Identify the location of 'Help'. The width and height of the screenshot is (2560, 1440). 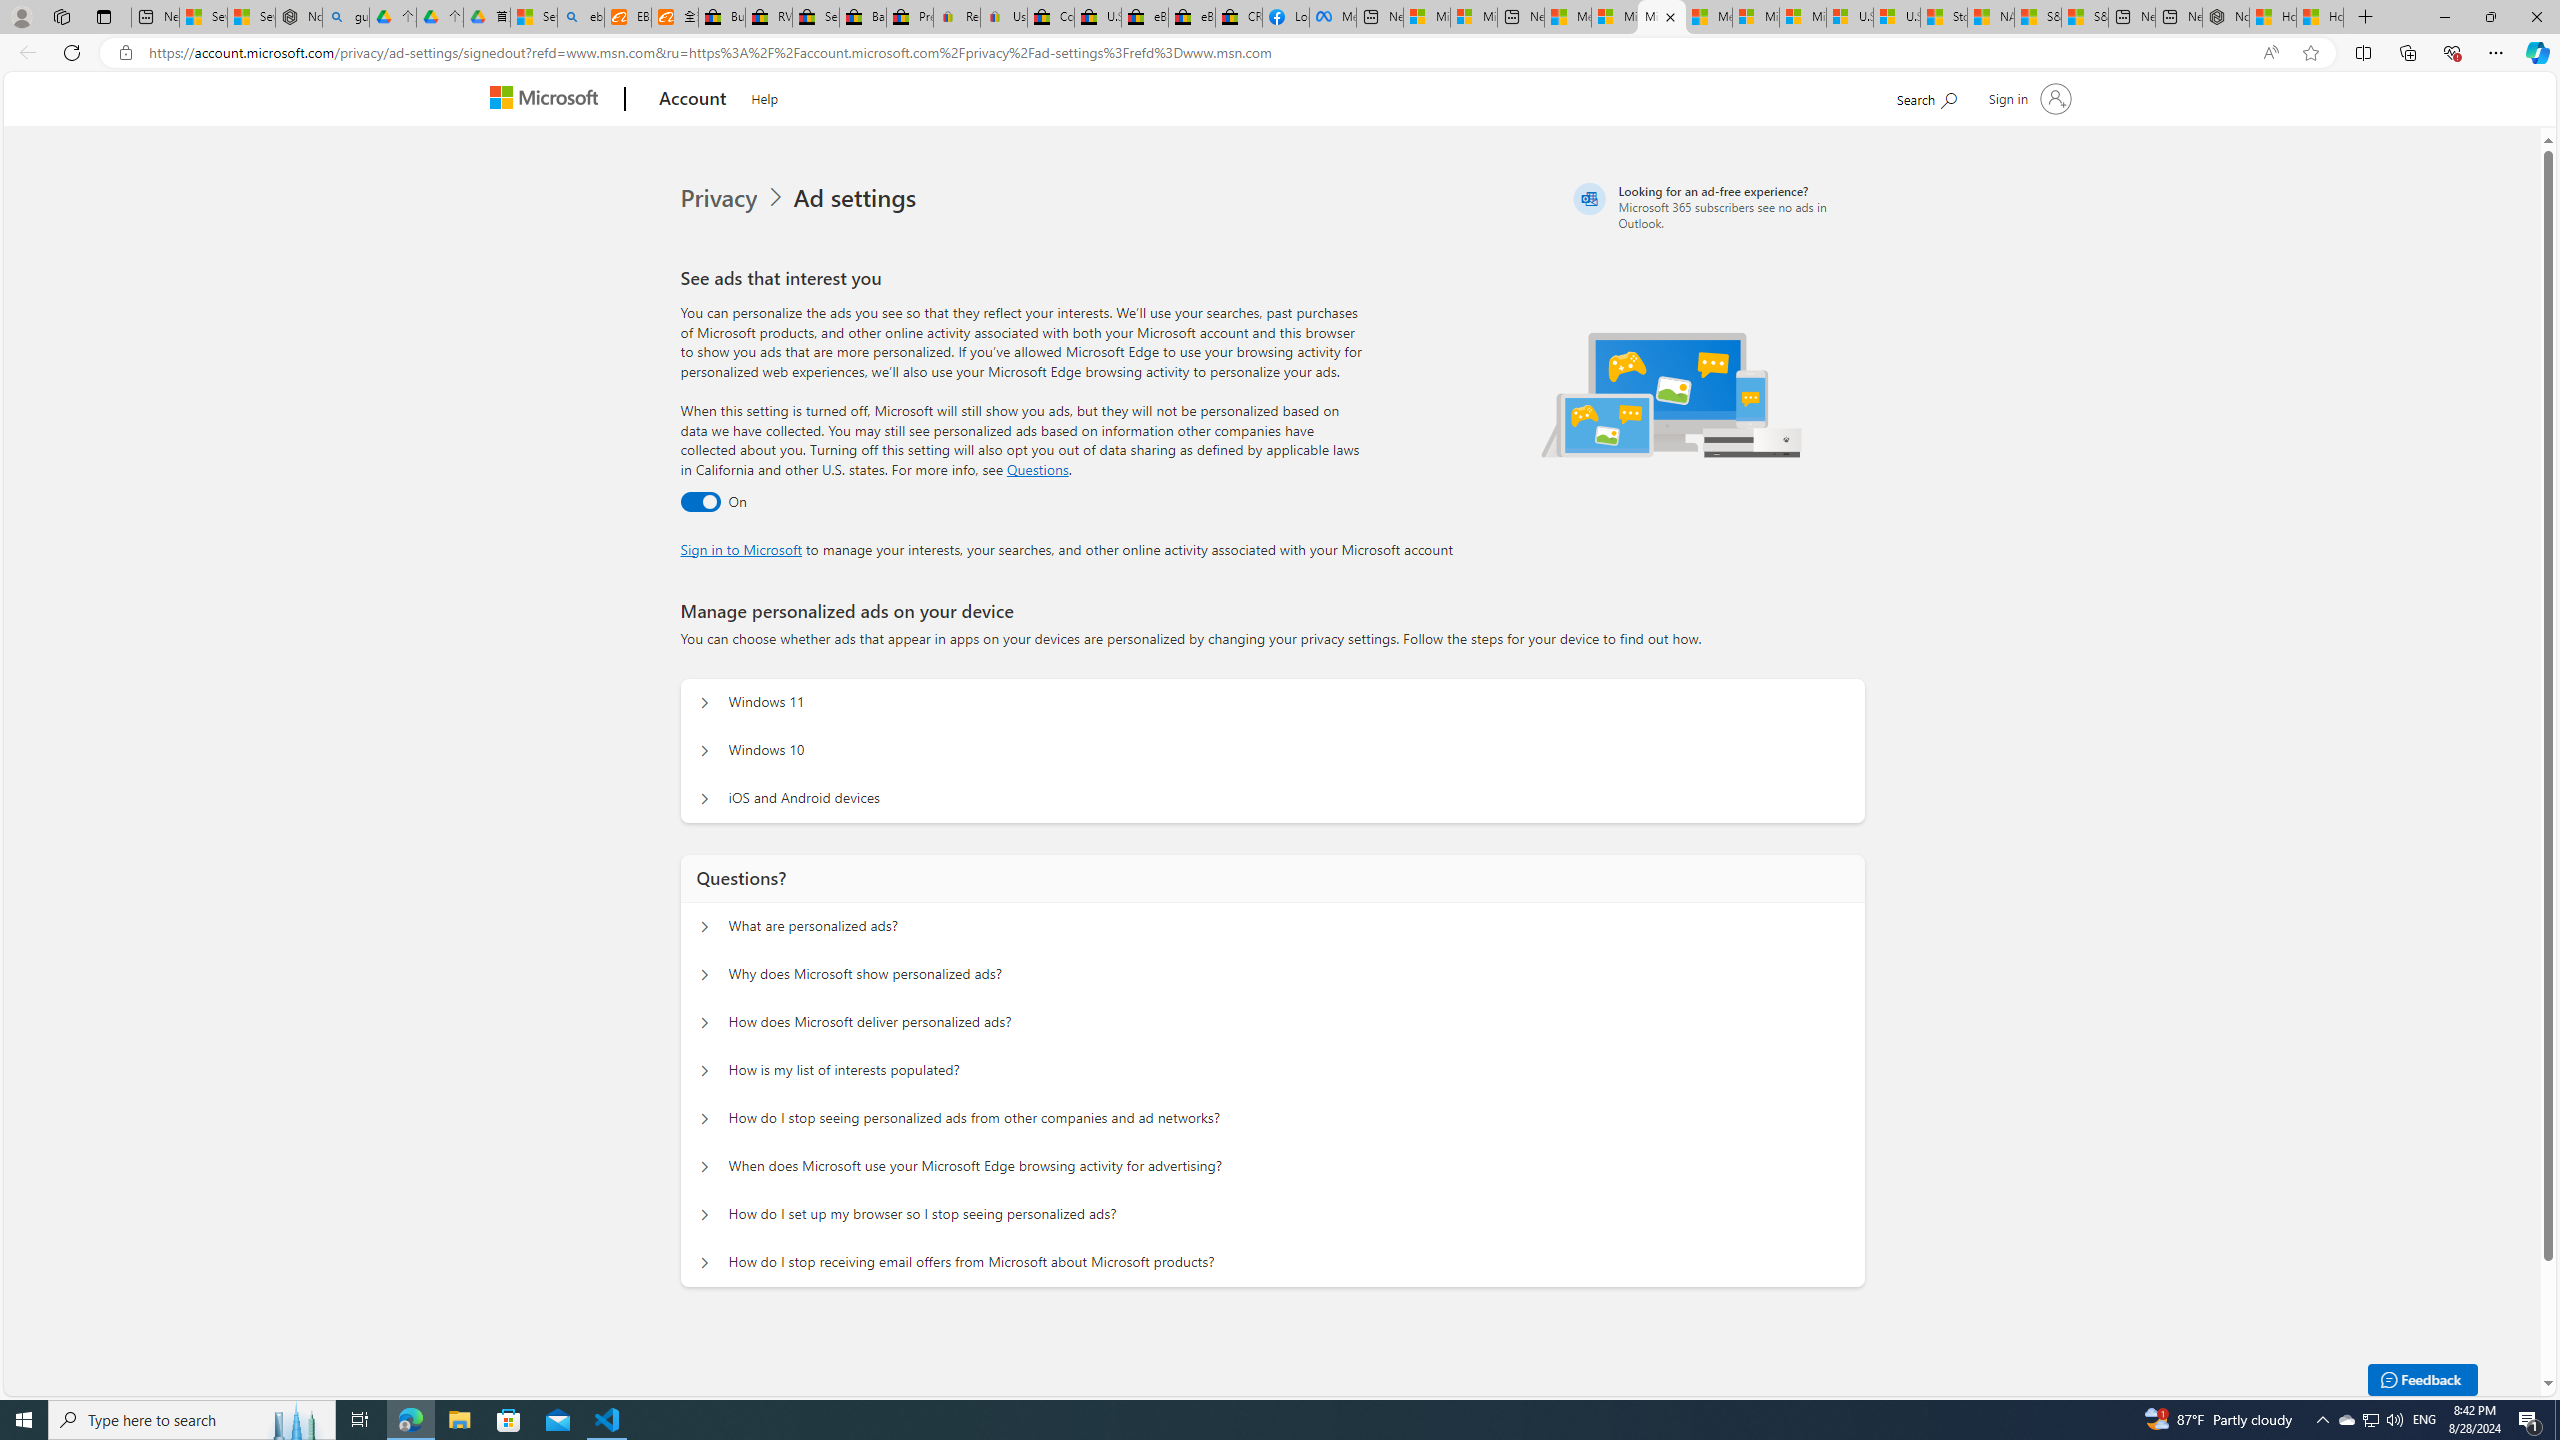
(765, 96).